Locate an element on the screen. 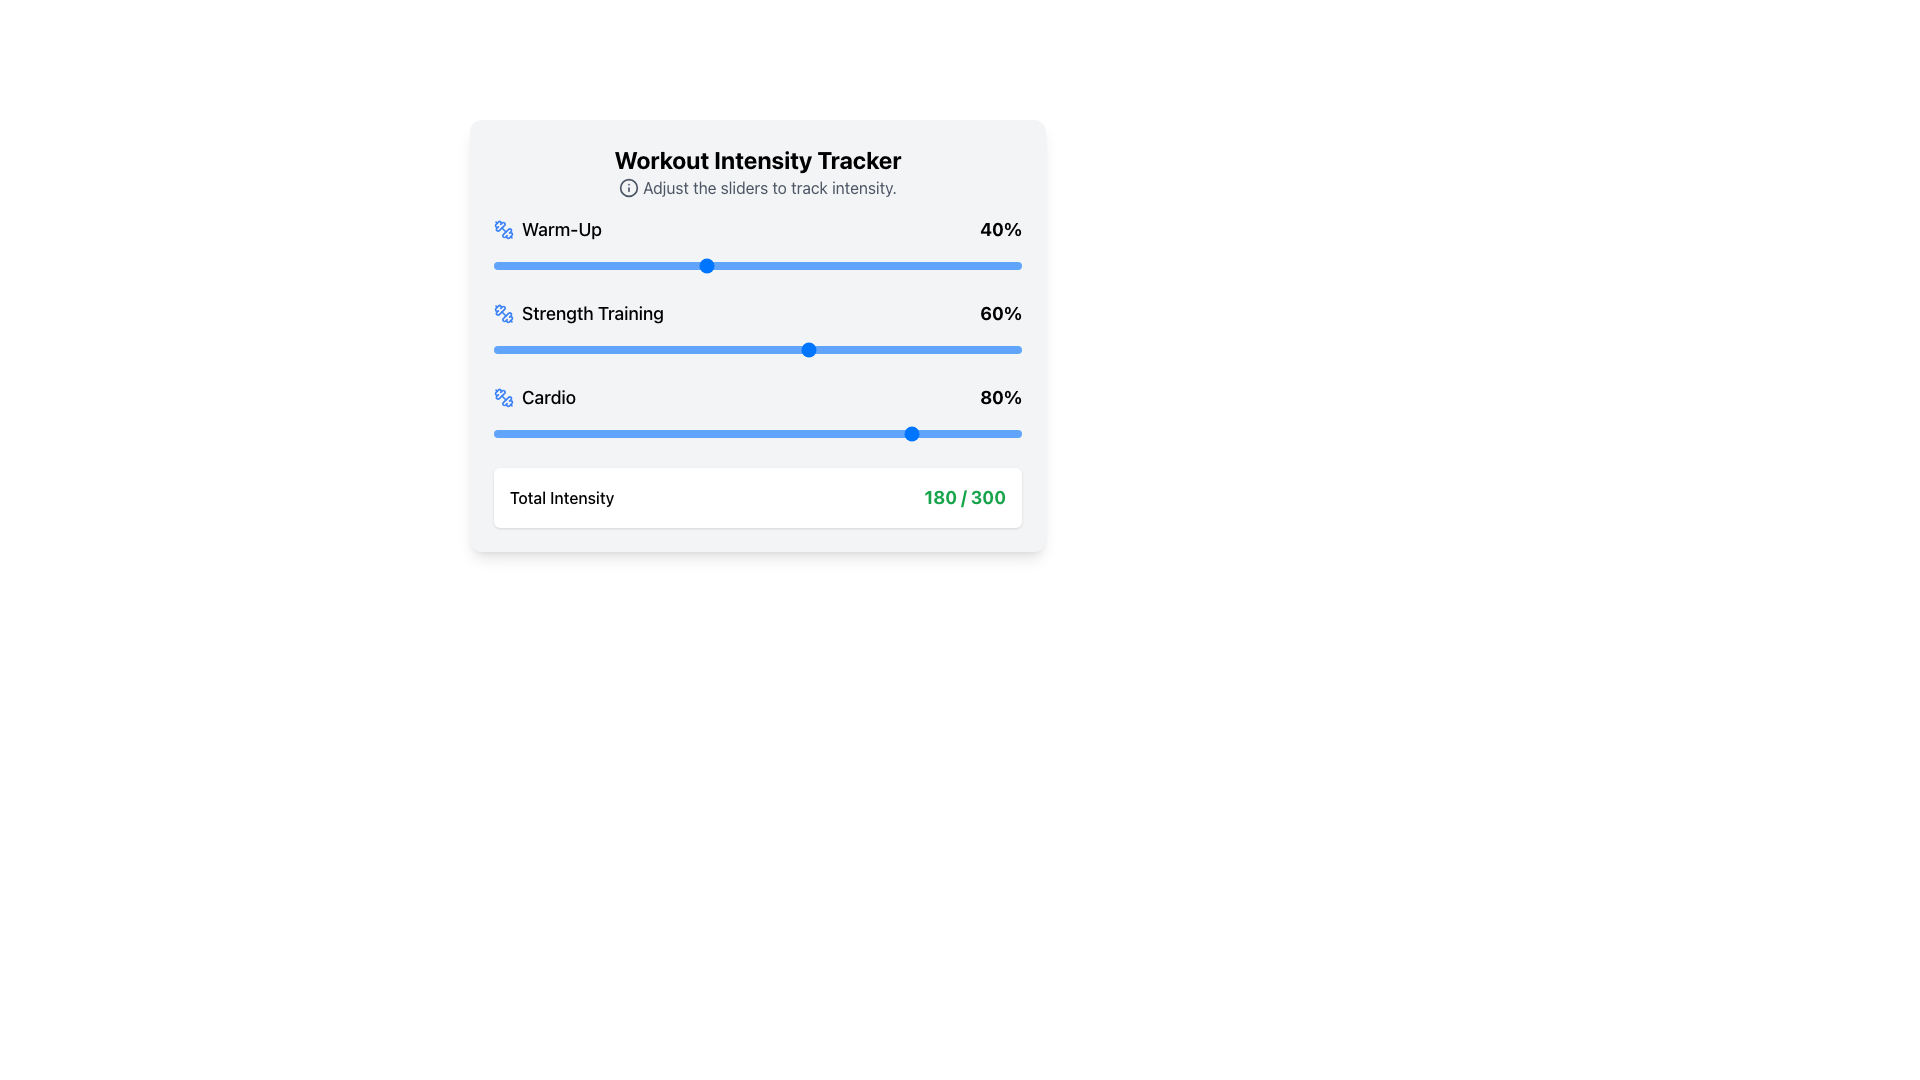 The image size is (1920, 1080). the cardio intensity slider is located at coordinates (1011, 433).